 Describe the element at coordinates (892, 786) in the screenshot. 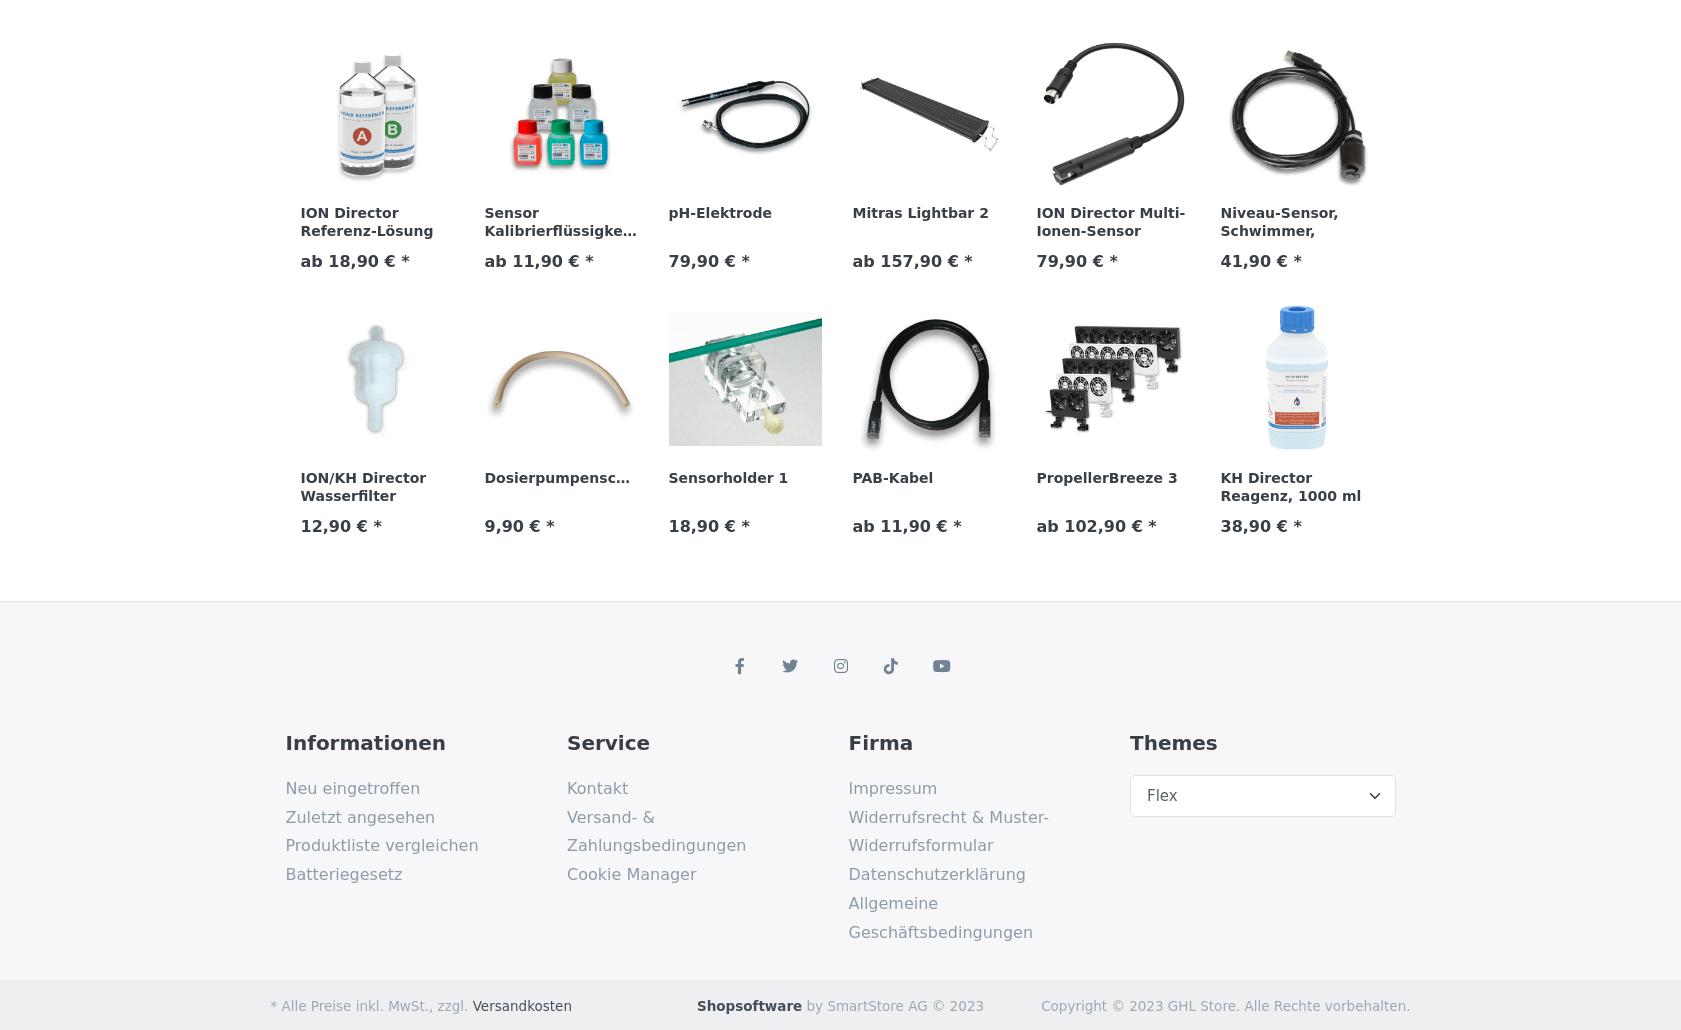

I see `'Impressum'` at that location.